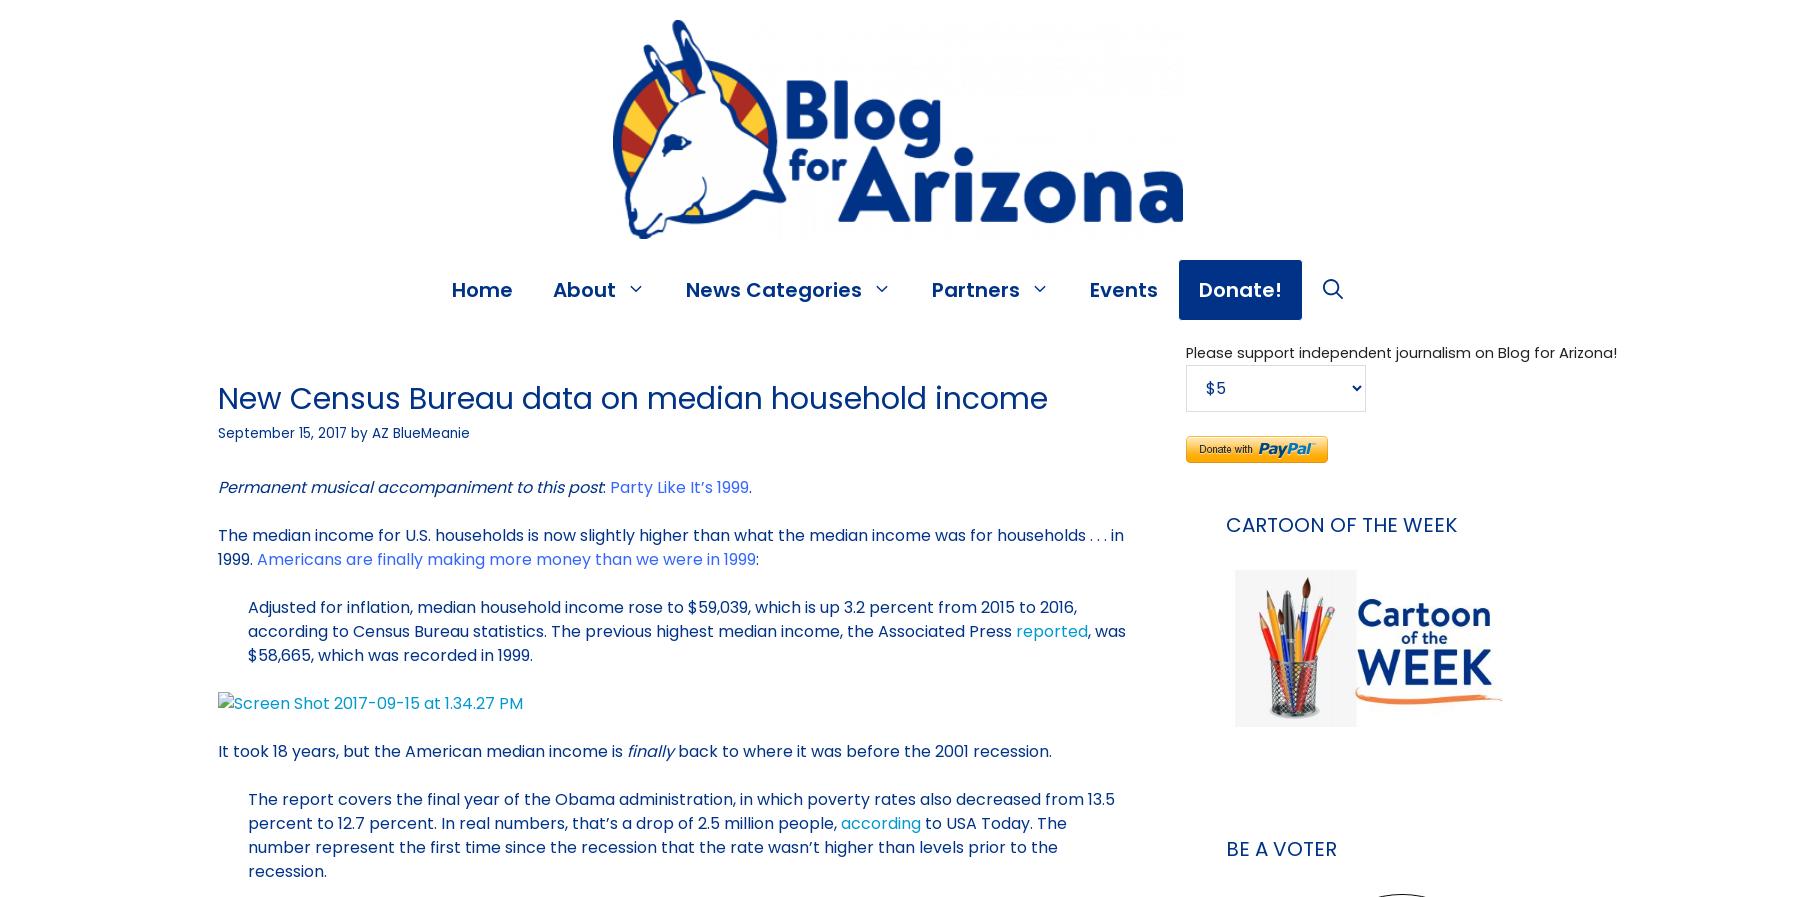 This screenshot has width=1795, height=897. What do you see at coordinates (505, 559) in the screenshot?
I see `'Americans are finally making more money than we were in 1999'` at bounding box center [505, 559].